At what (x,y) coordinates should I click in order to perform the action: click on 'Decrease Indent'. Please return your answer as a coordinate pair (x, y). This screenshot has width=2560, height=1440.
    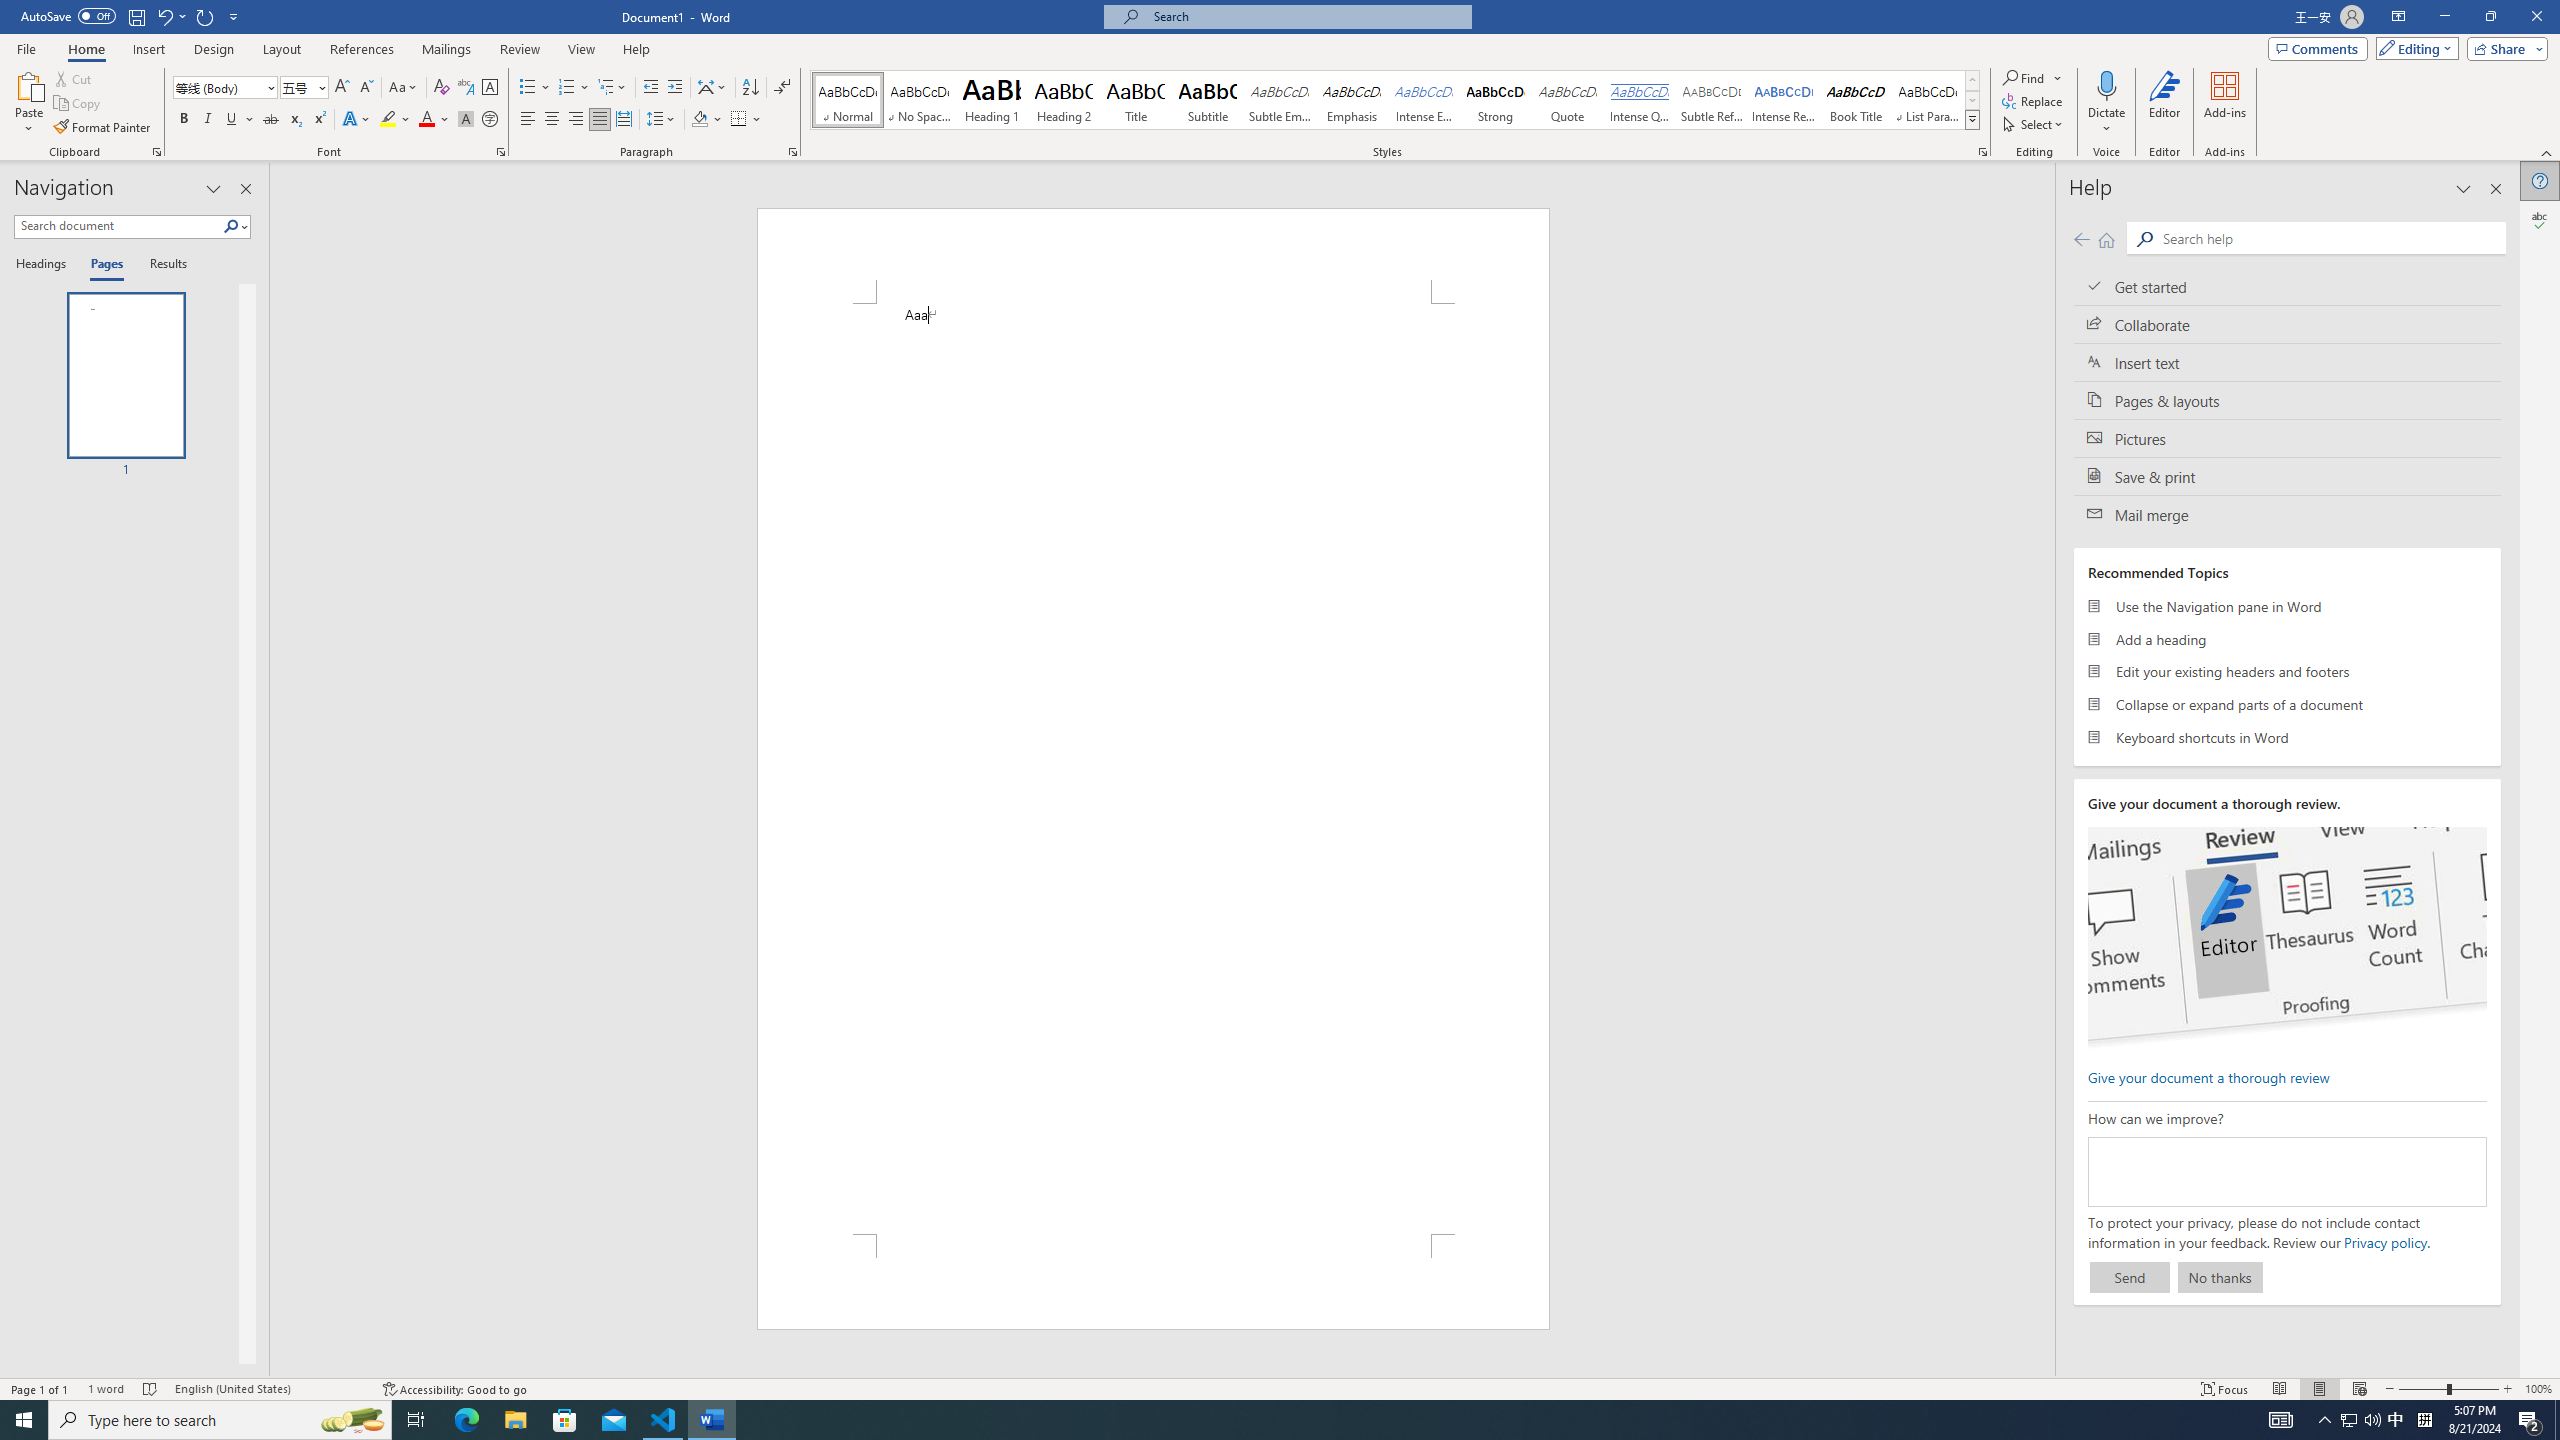
    Looking at the image, I should click on (651, 87).